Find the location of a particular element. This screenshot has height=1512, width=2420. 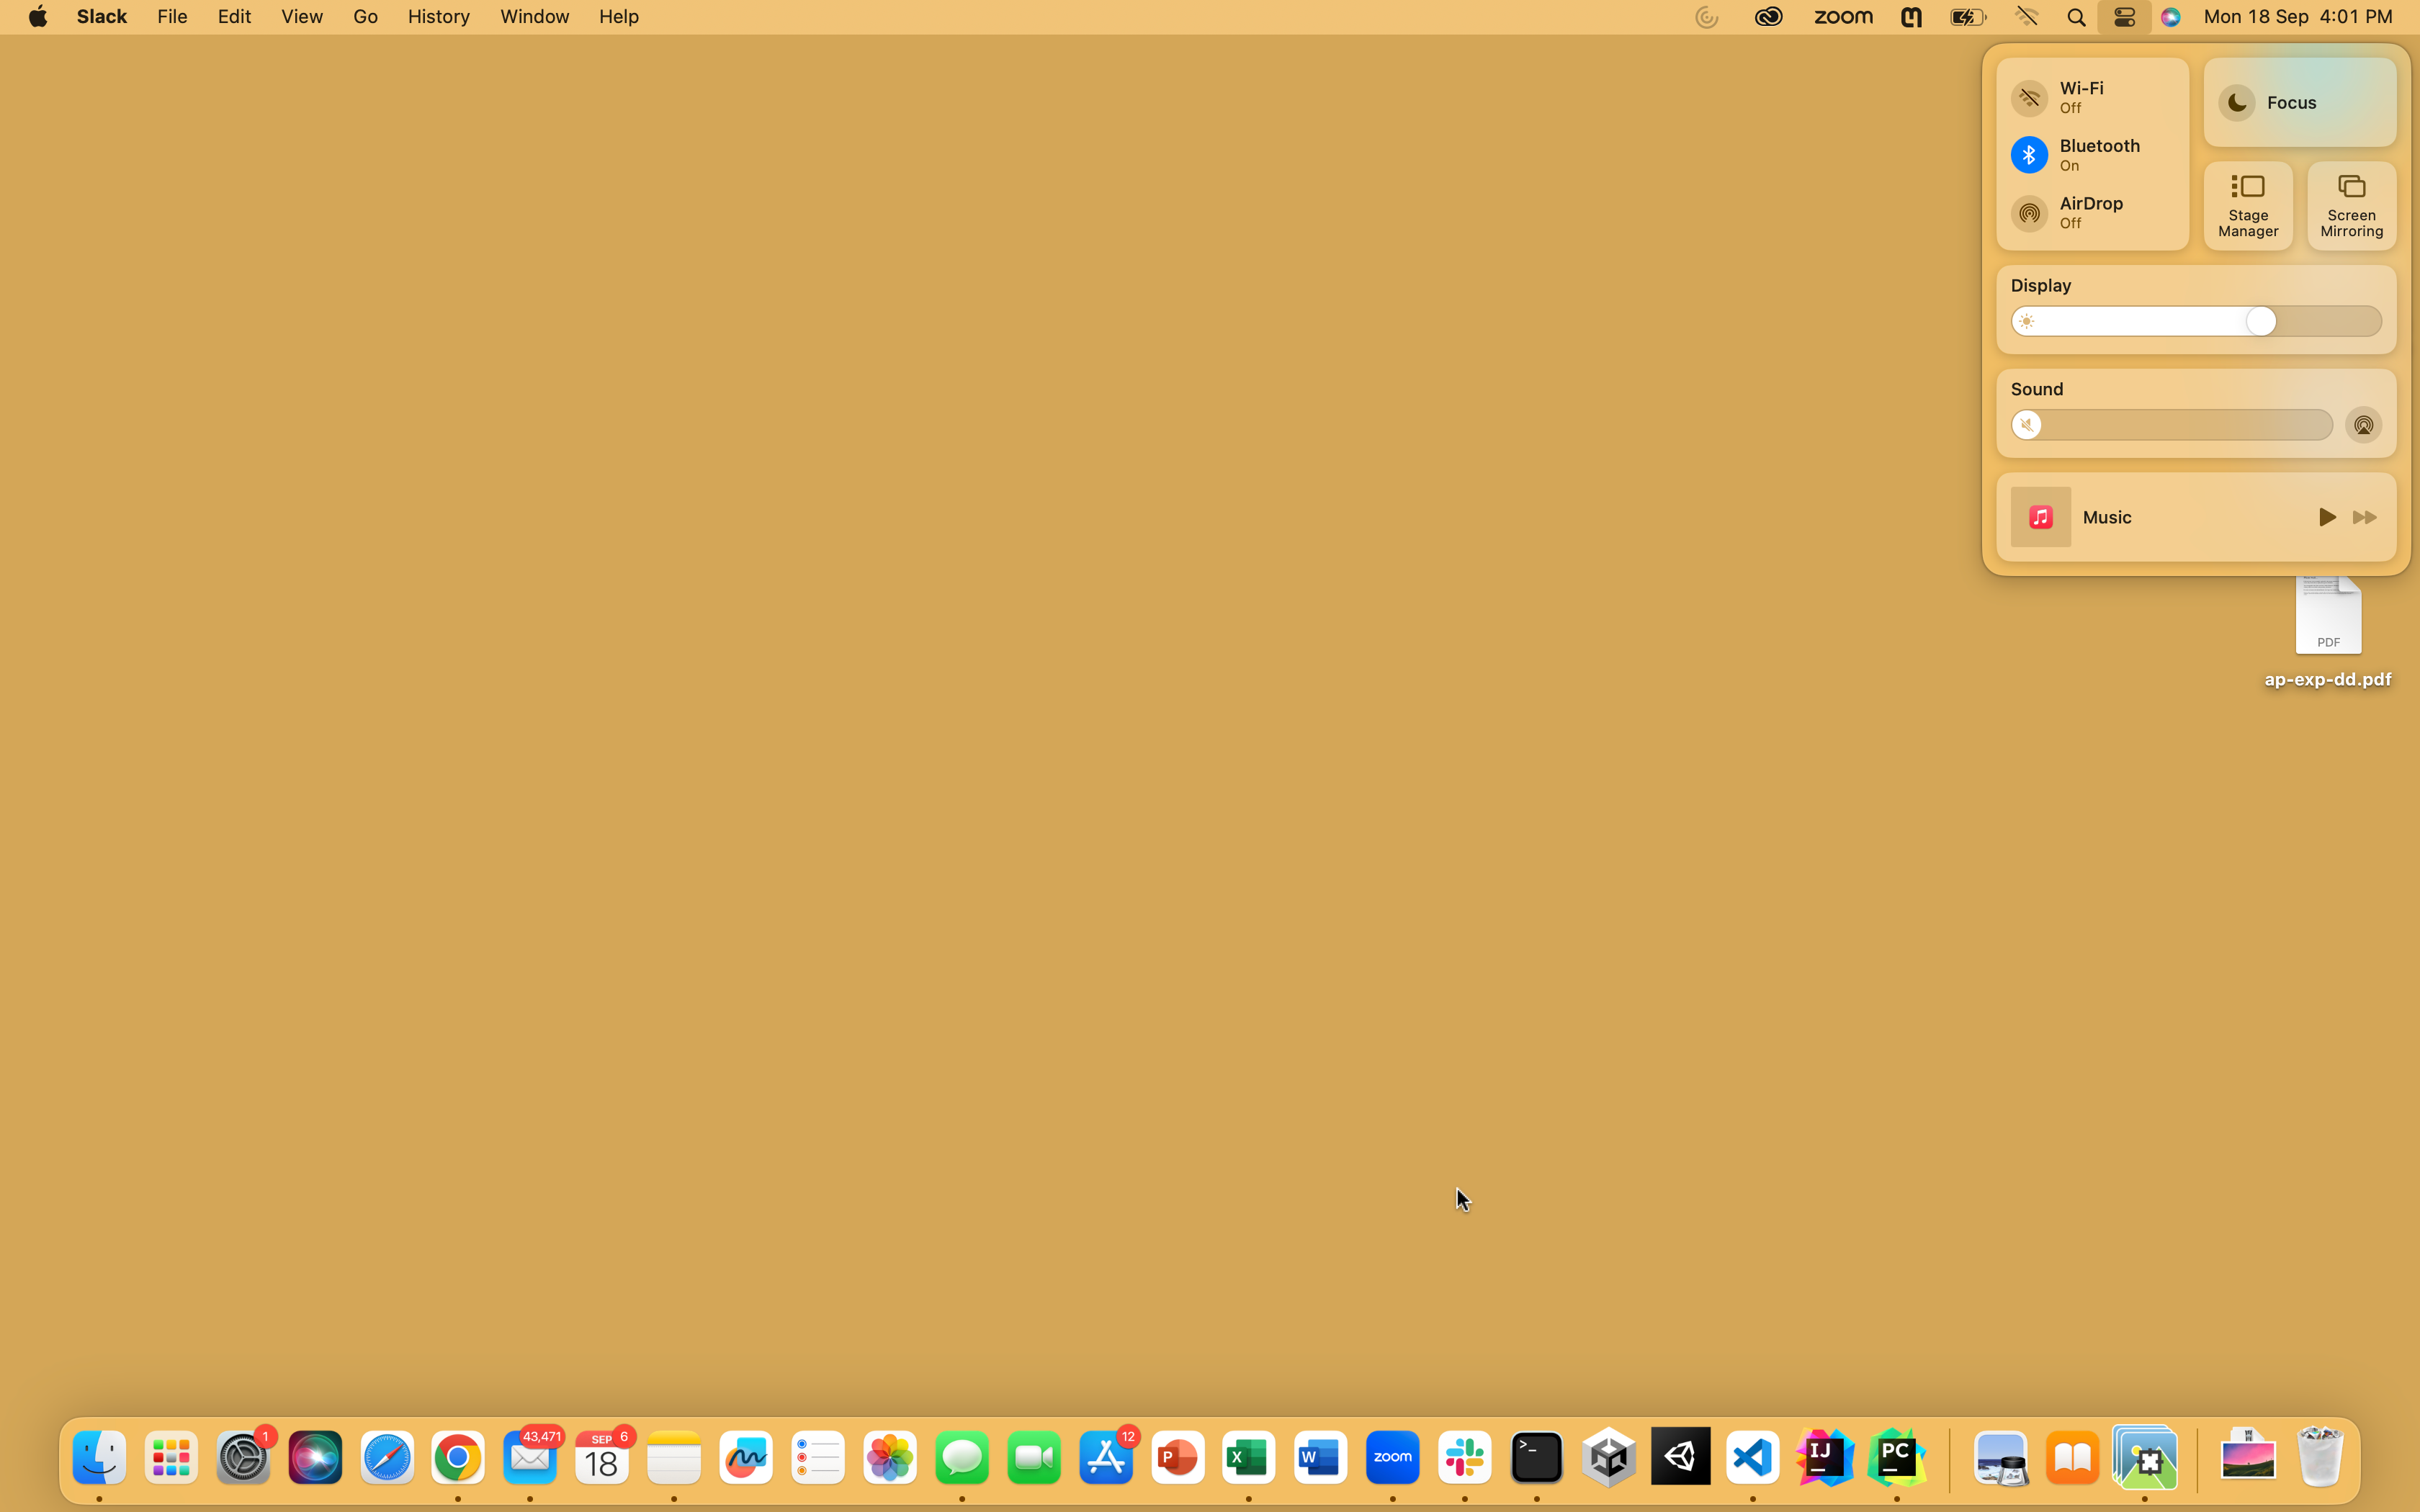

Boost the audio to its highest level is located at coordinates (2310, 421).